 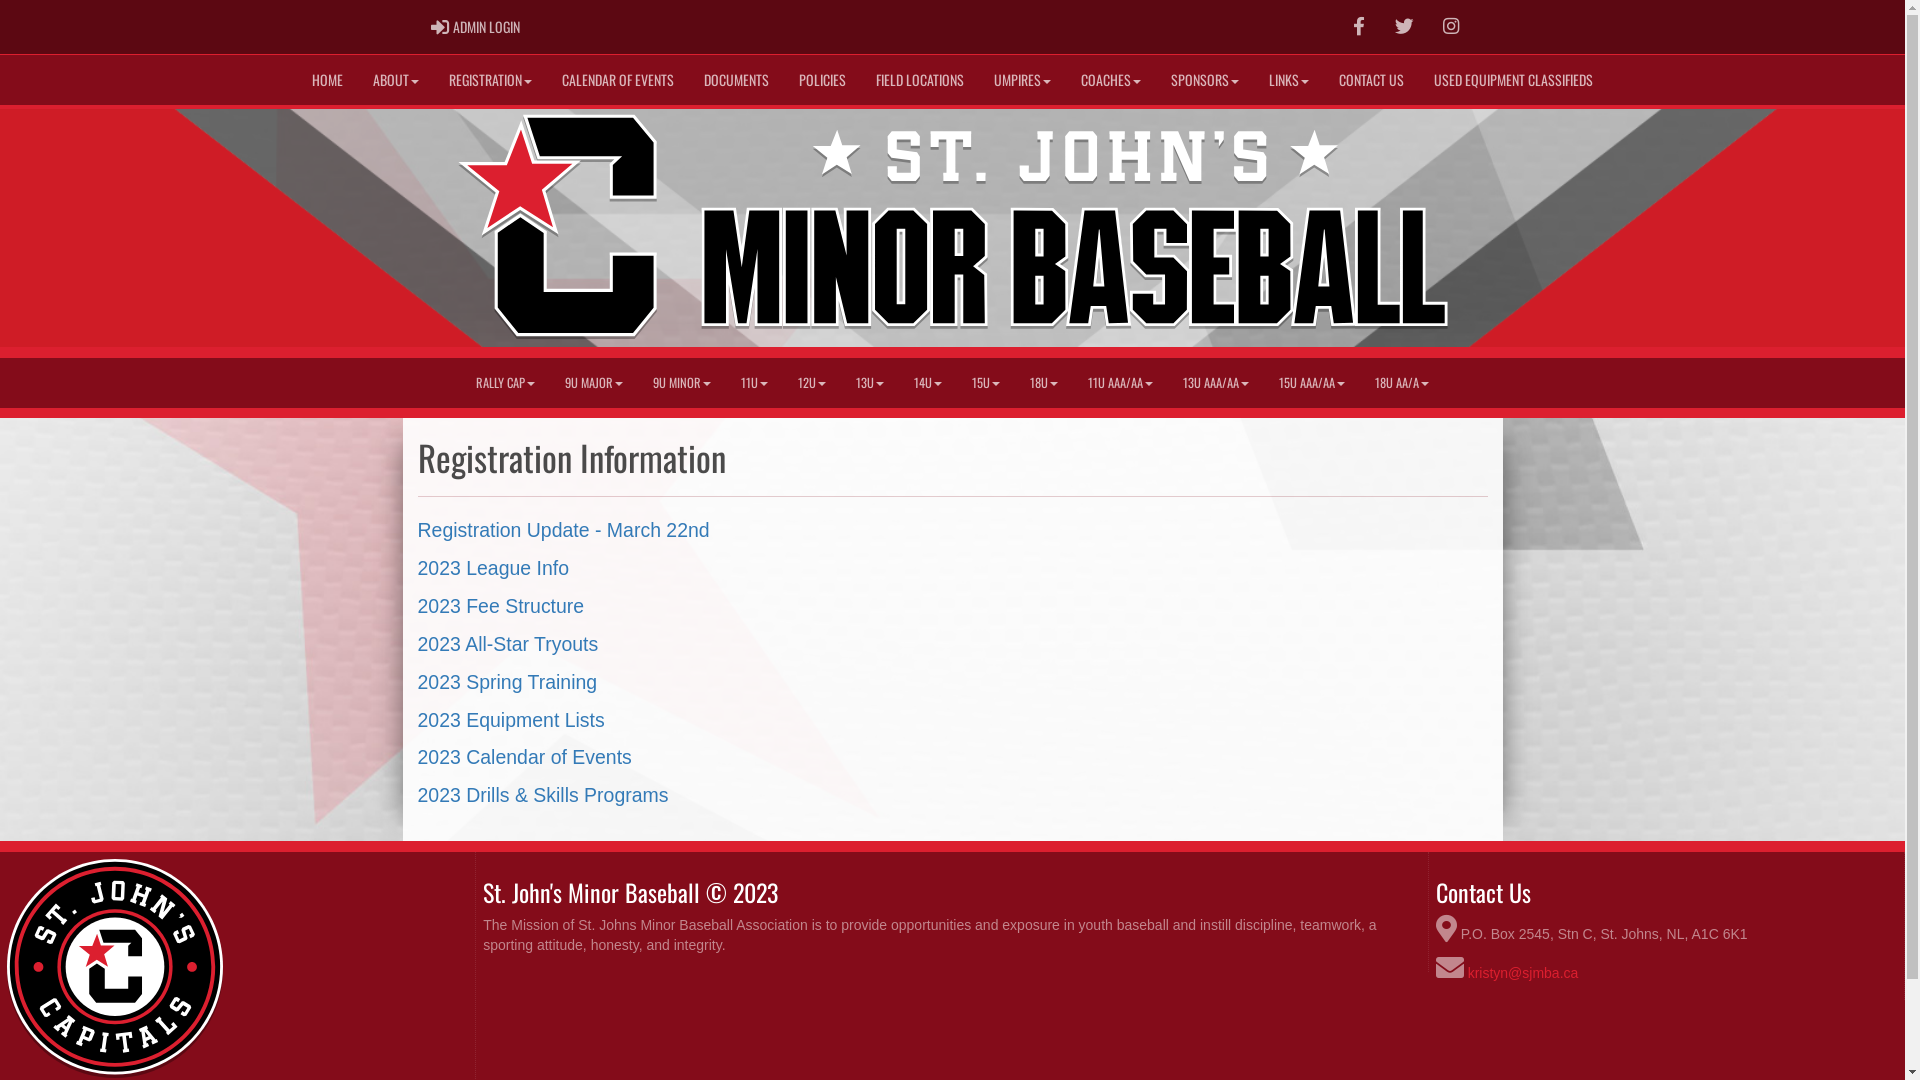 I want to click on '2023 Spring Training', so click(x=508, y=681).